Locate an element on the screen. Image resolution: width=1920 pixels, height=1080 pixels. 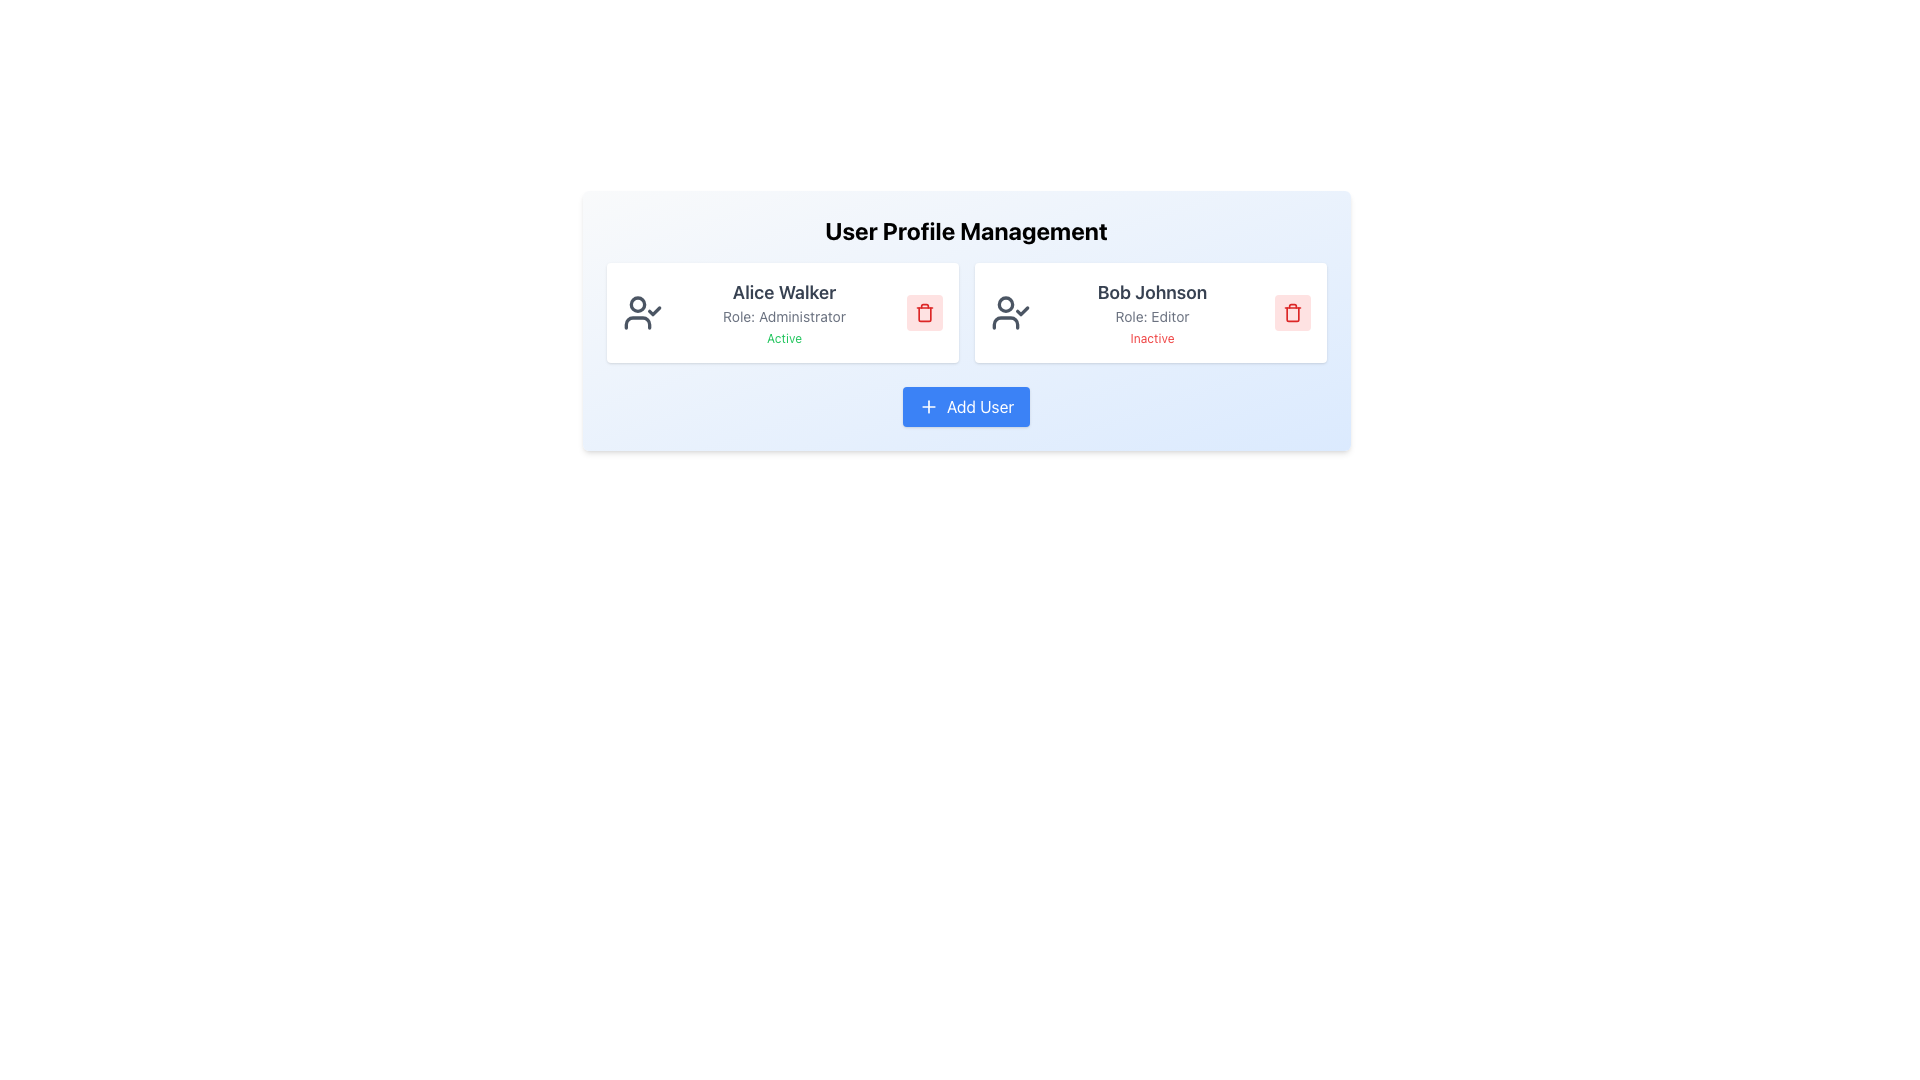
the user icon SVG graphic element located at the top left of the 'Alice Walker' user card, which features a silhouette of a person with a checkmark is located at coordinates (642, 312).